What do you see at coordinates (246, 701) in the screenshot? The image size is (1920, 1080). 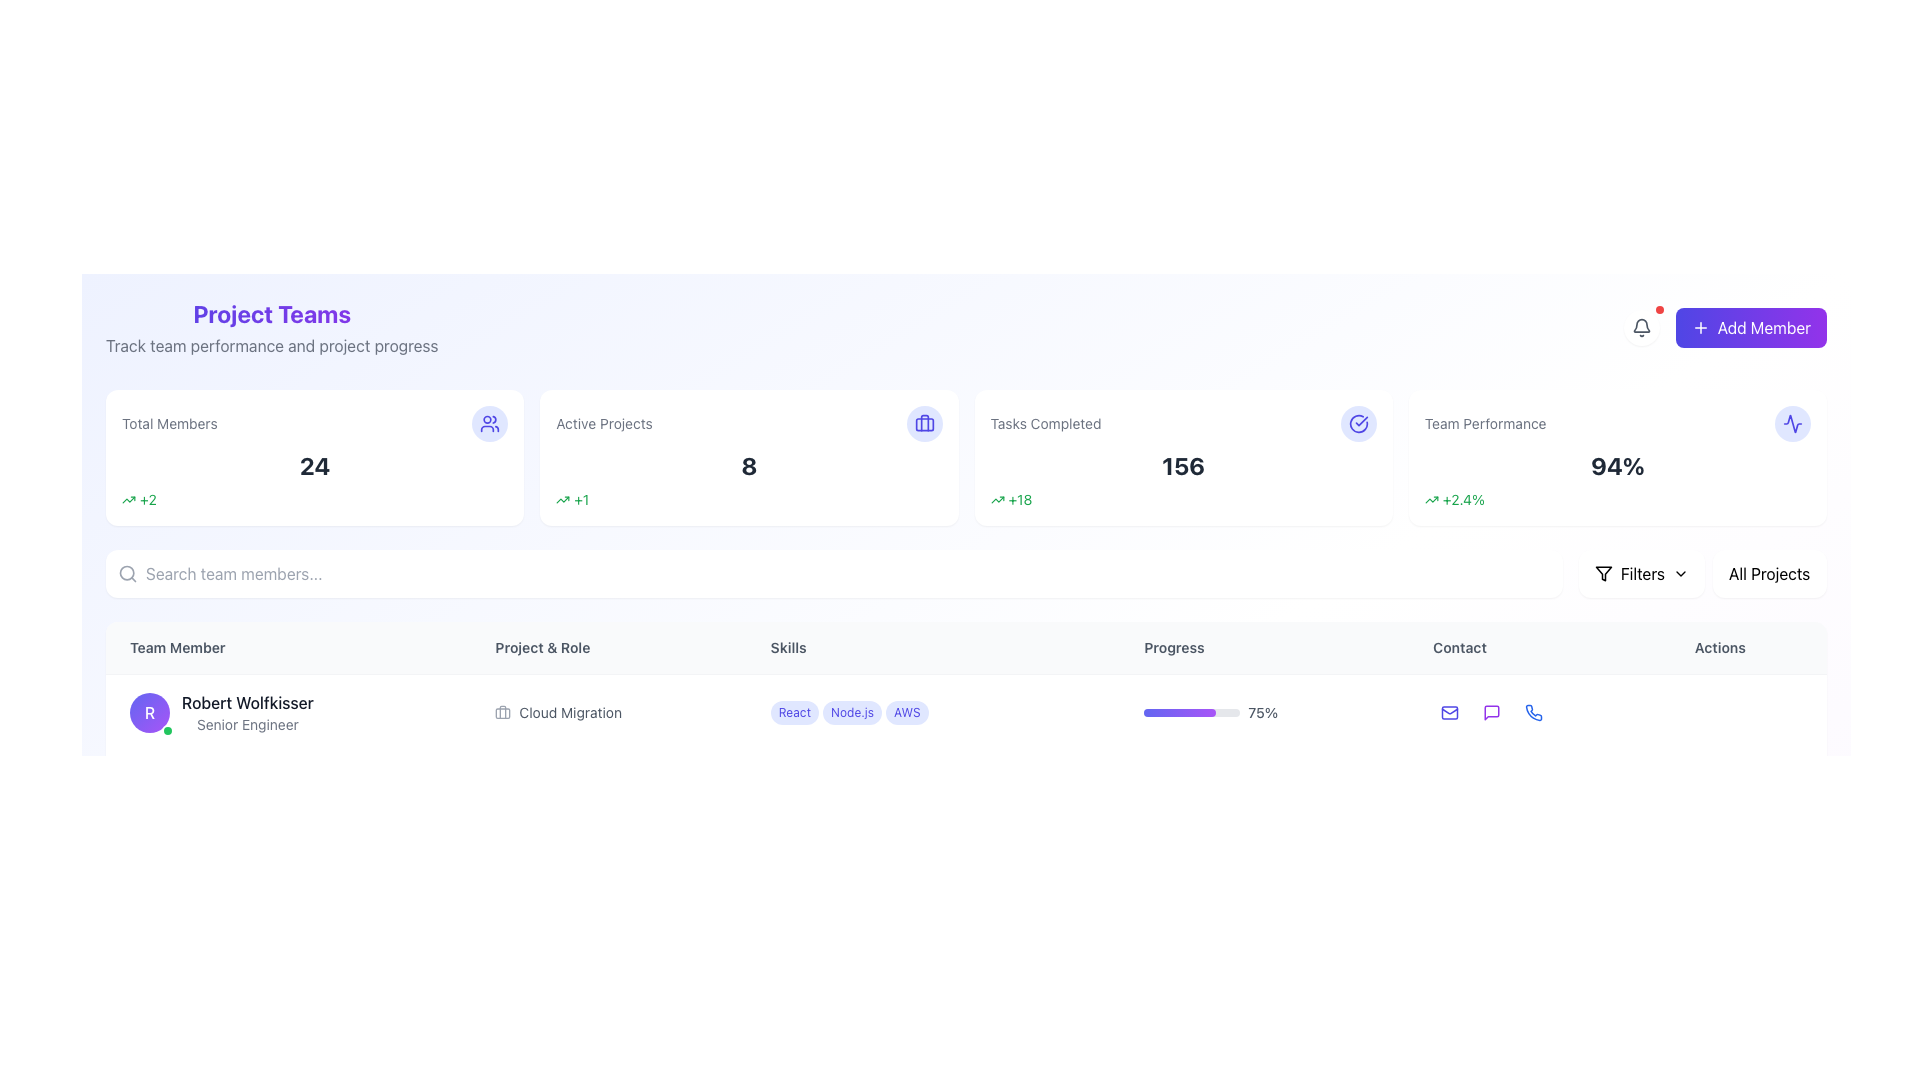 I see `the static text element displaying 'Robert Wolfkisser' in bold black font, located in the 'Team Member' column of the table structure` at bounding box center [246, 701].